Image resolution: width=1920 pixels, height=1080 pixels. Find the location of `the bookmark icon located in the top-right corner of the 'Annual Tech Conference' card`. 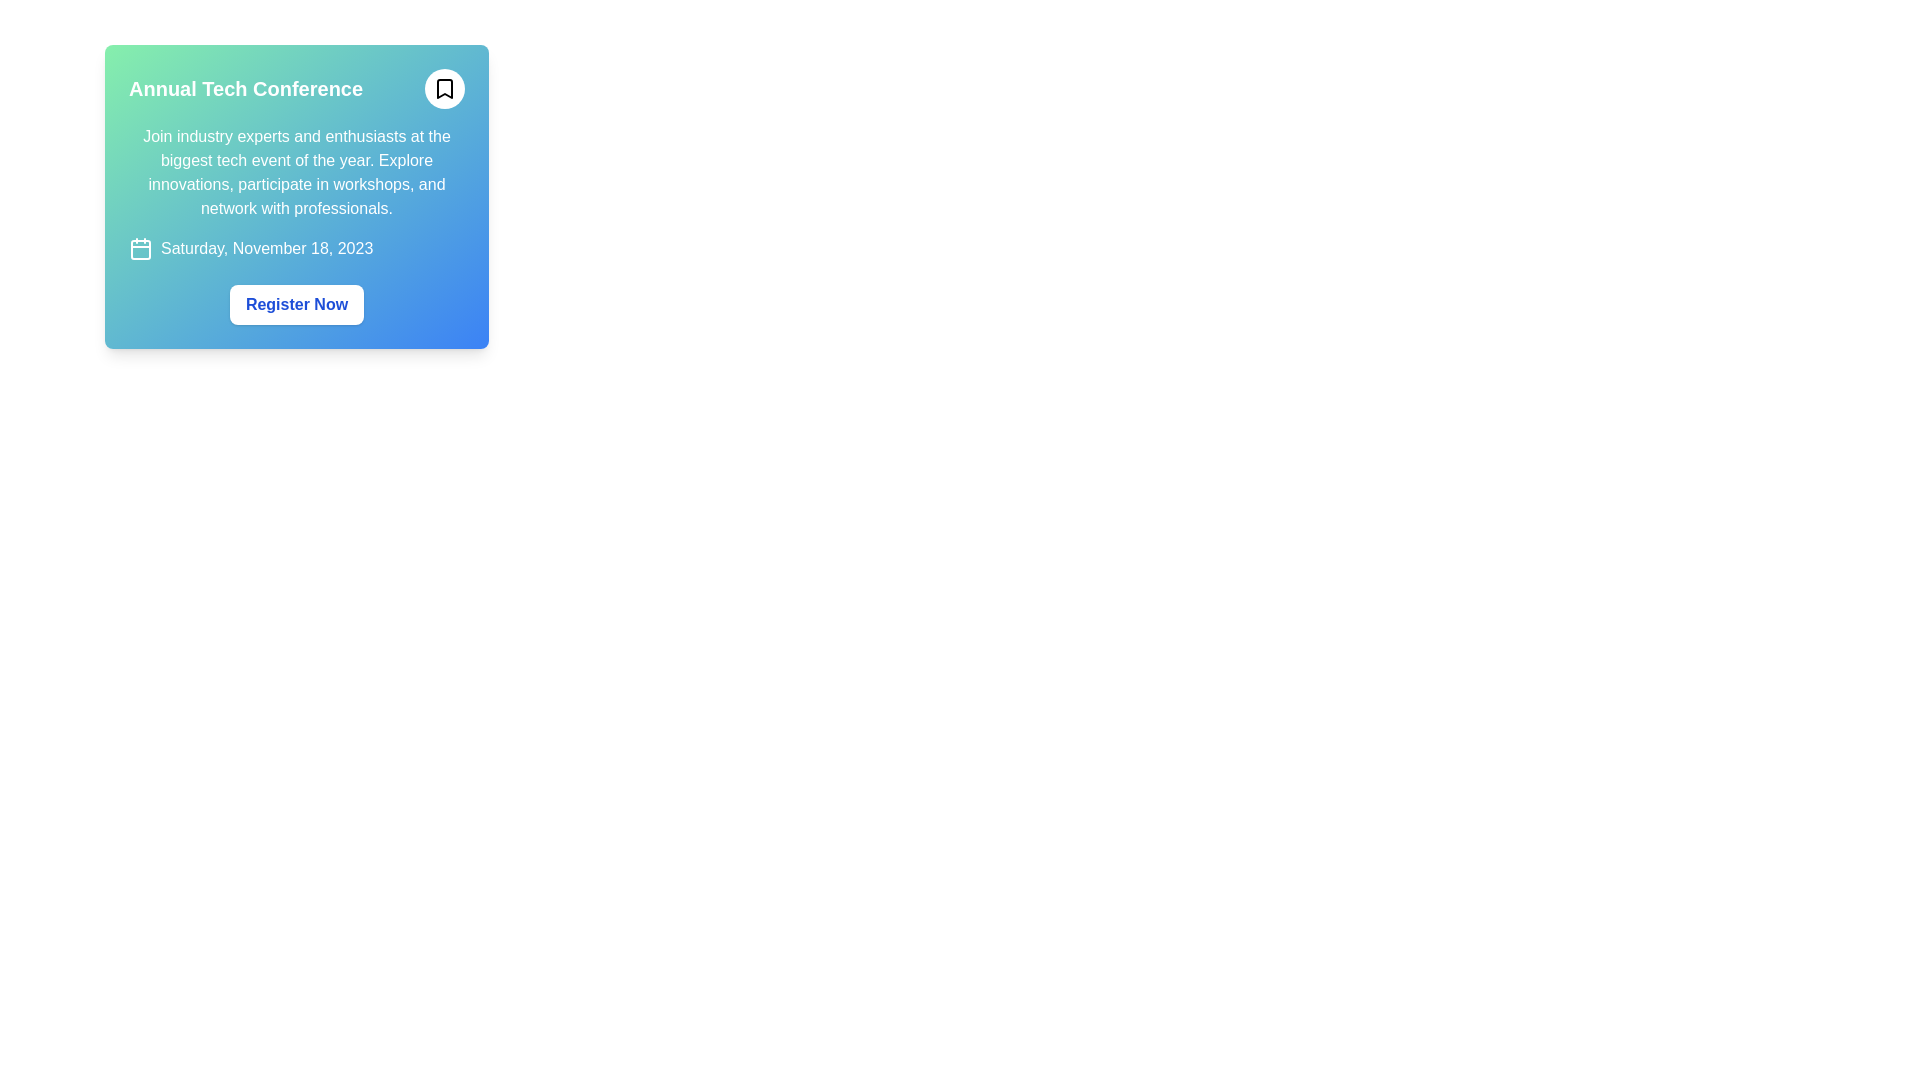

the bookmark icon located in the top-right corner of the 'Annual Tech Conference' card is located at coordinates (444, 87).